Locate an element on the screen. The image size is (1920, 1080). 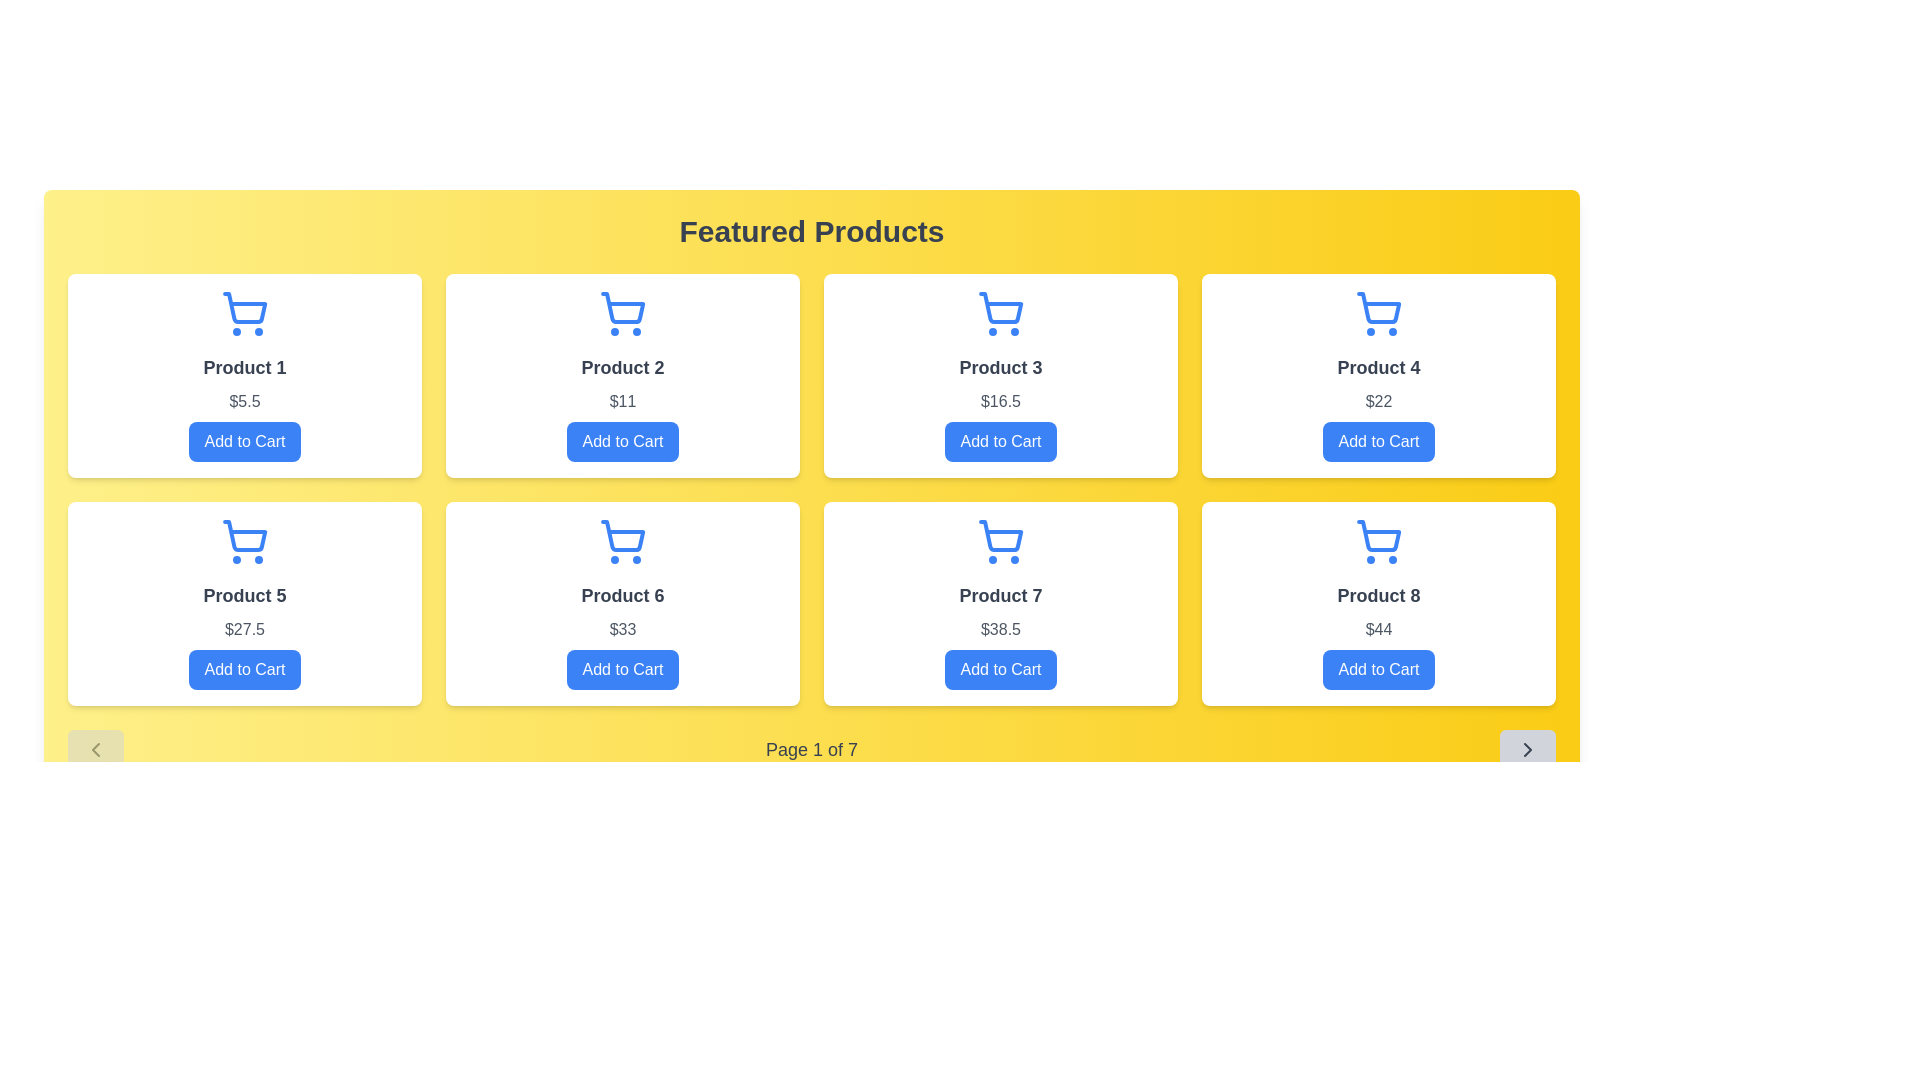
price displayed on the Product 4 card located at the top-right corner of the grid layout is located at coordinates (1377, 375).